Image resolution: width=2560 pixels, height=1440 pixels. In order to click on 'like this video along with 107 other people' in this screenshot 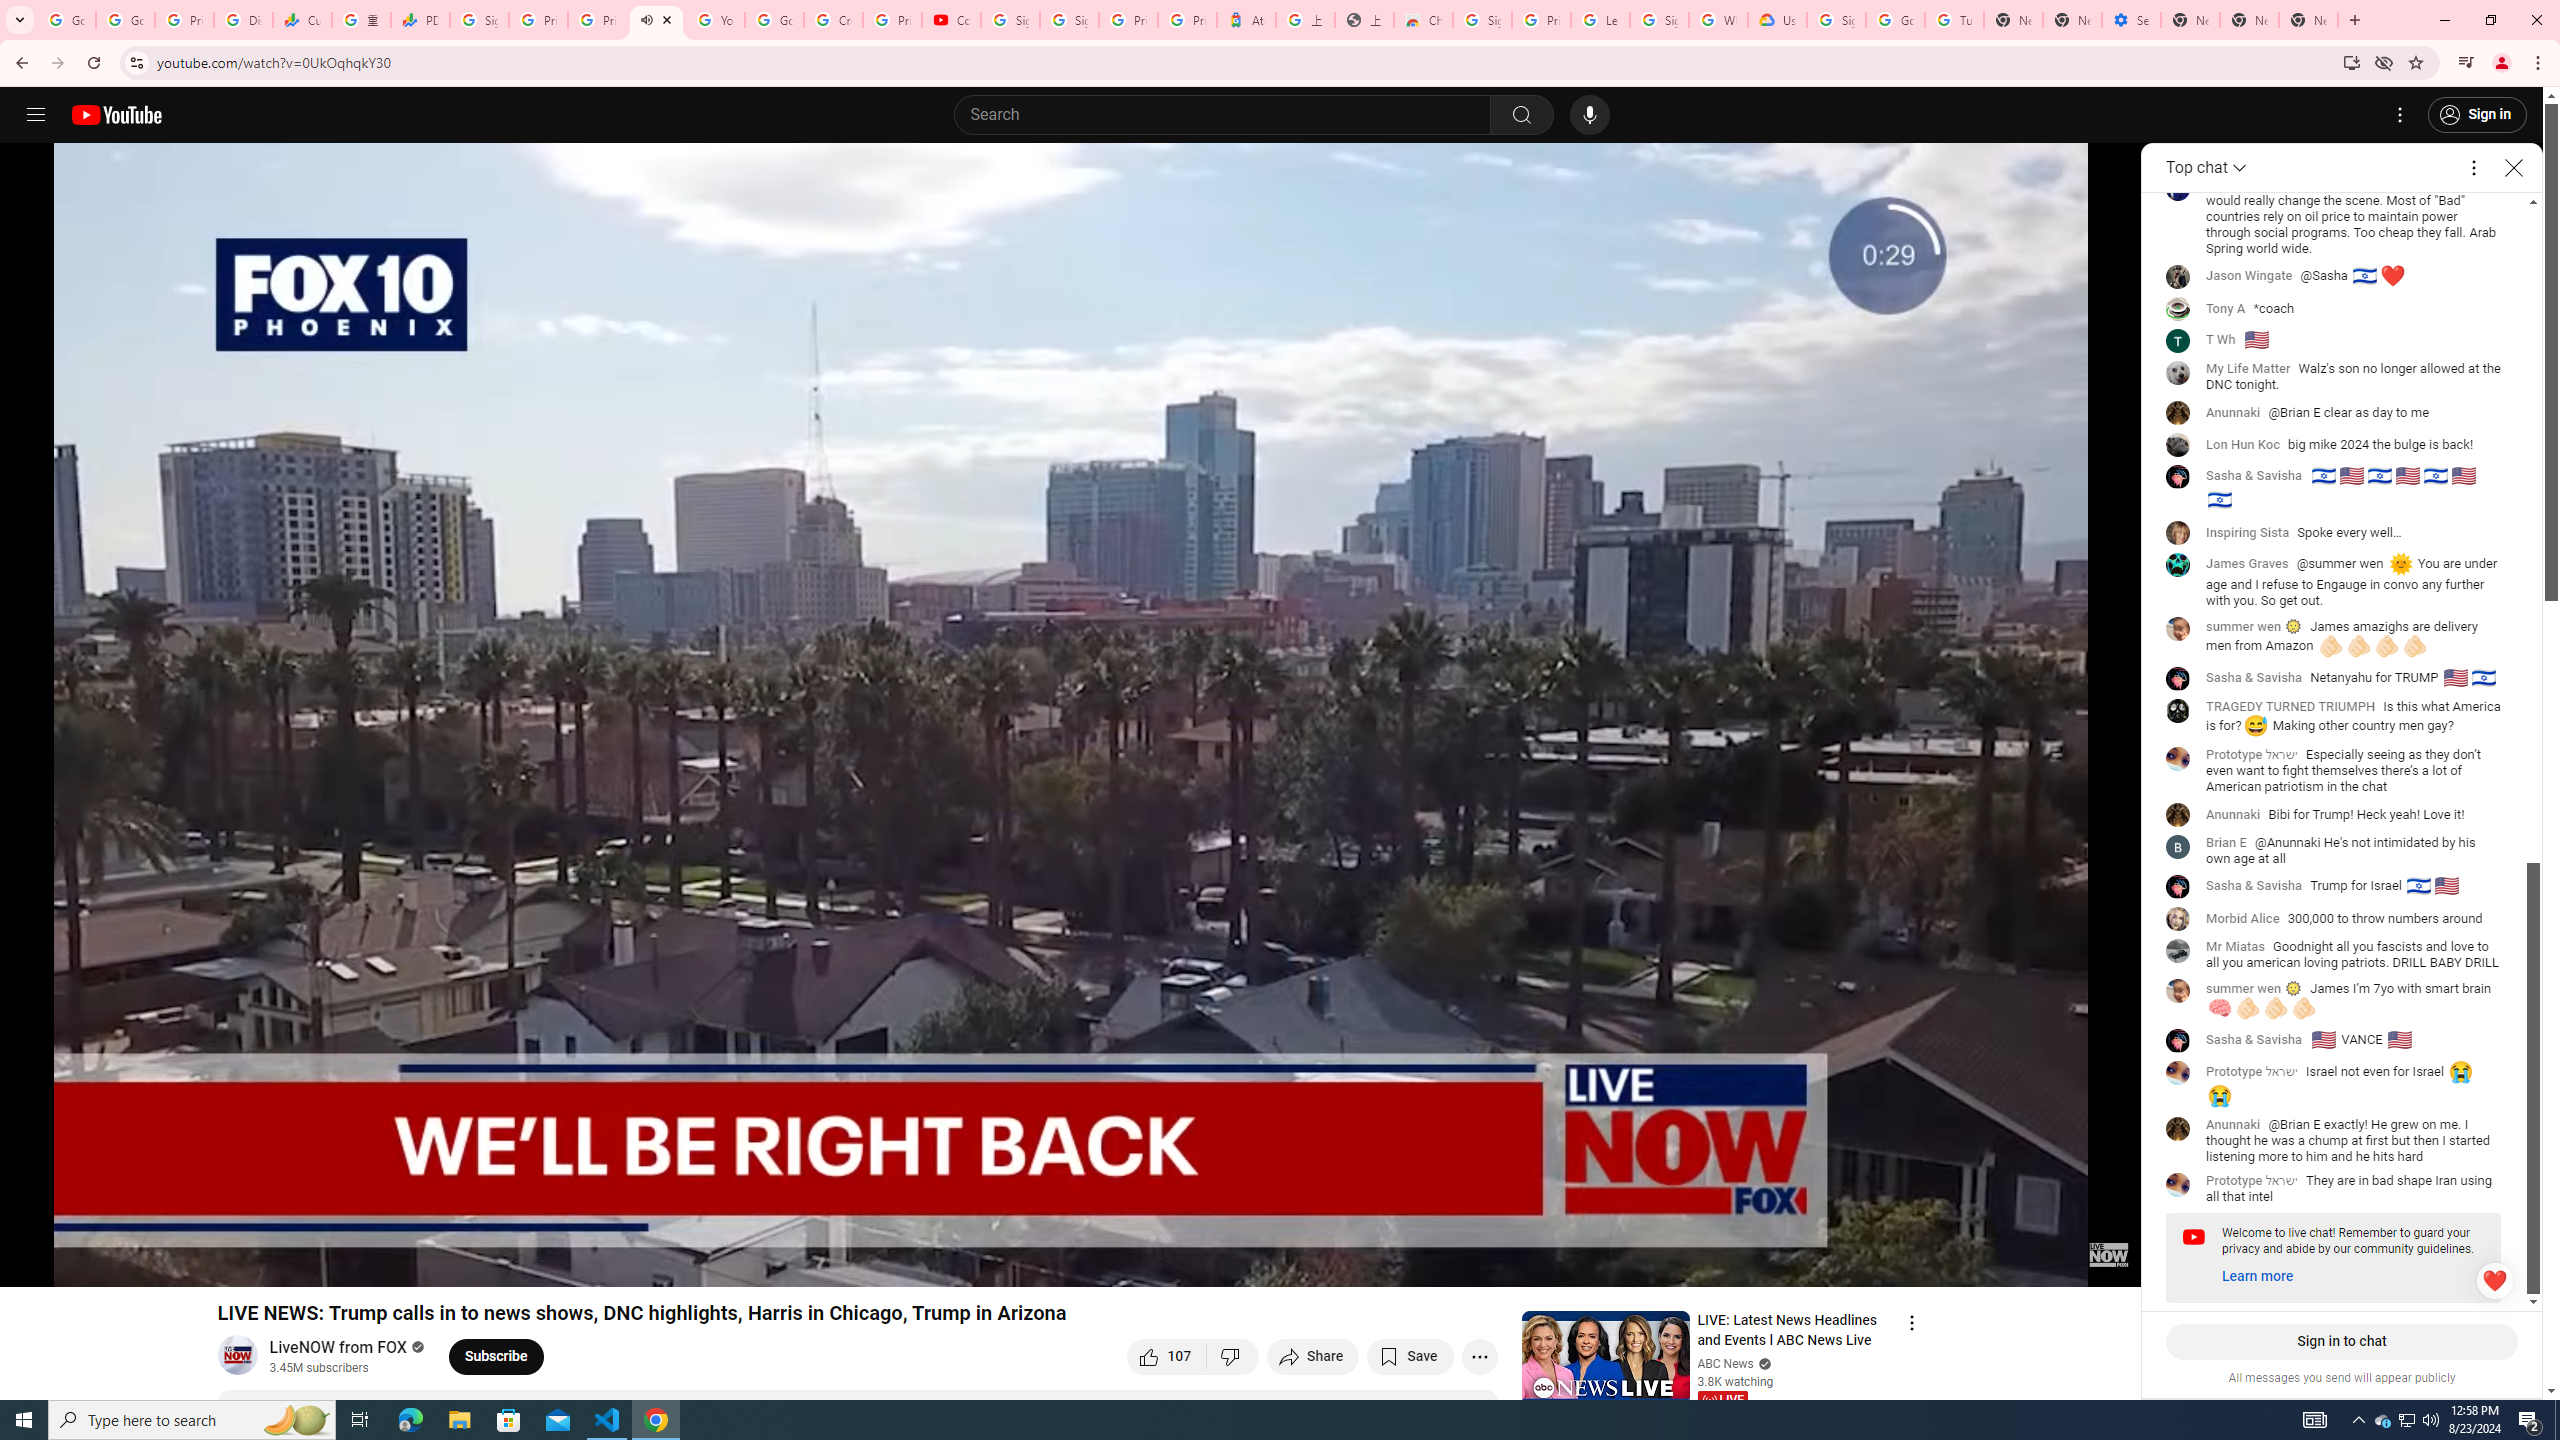, I will do `click(1166, 1355)`.